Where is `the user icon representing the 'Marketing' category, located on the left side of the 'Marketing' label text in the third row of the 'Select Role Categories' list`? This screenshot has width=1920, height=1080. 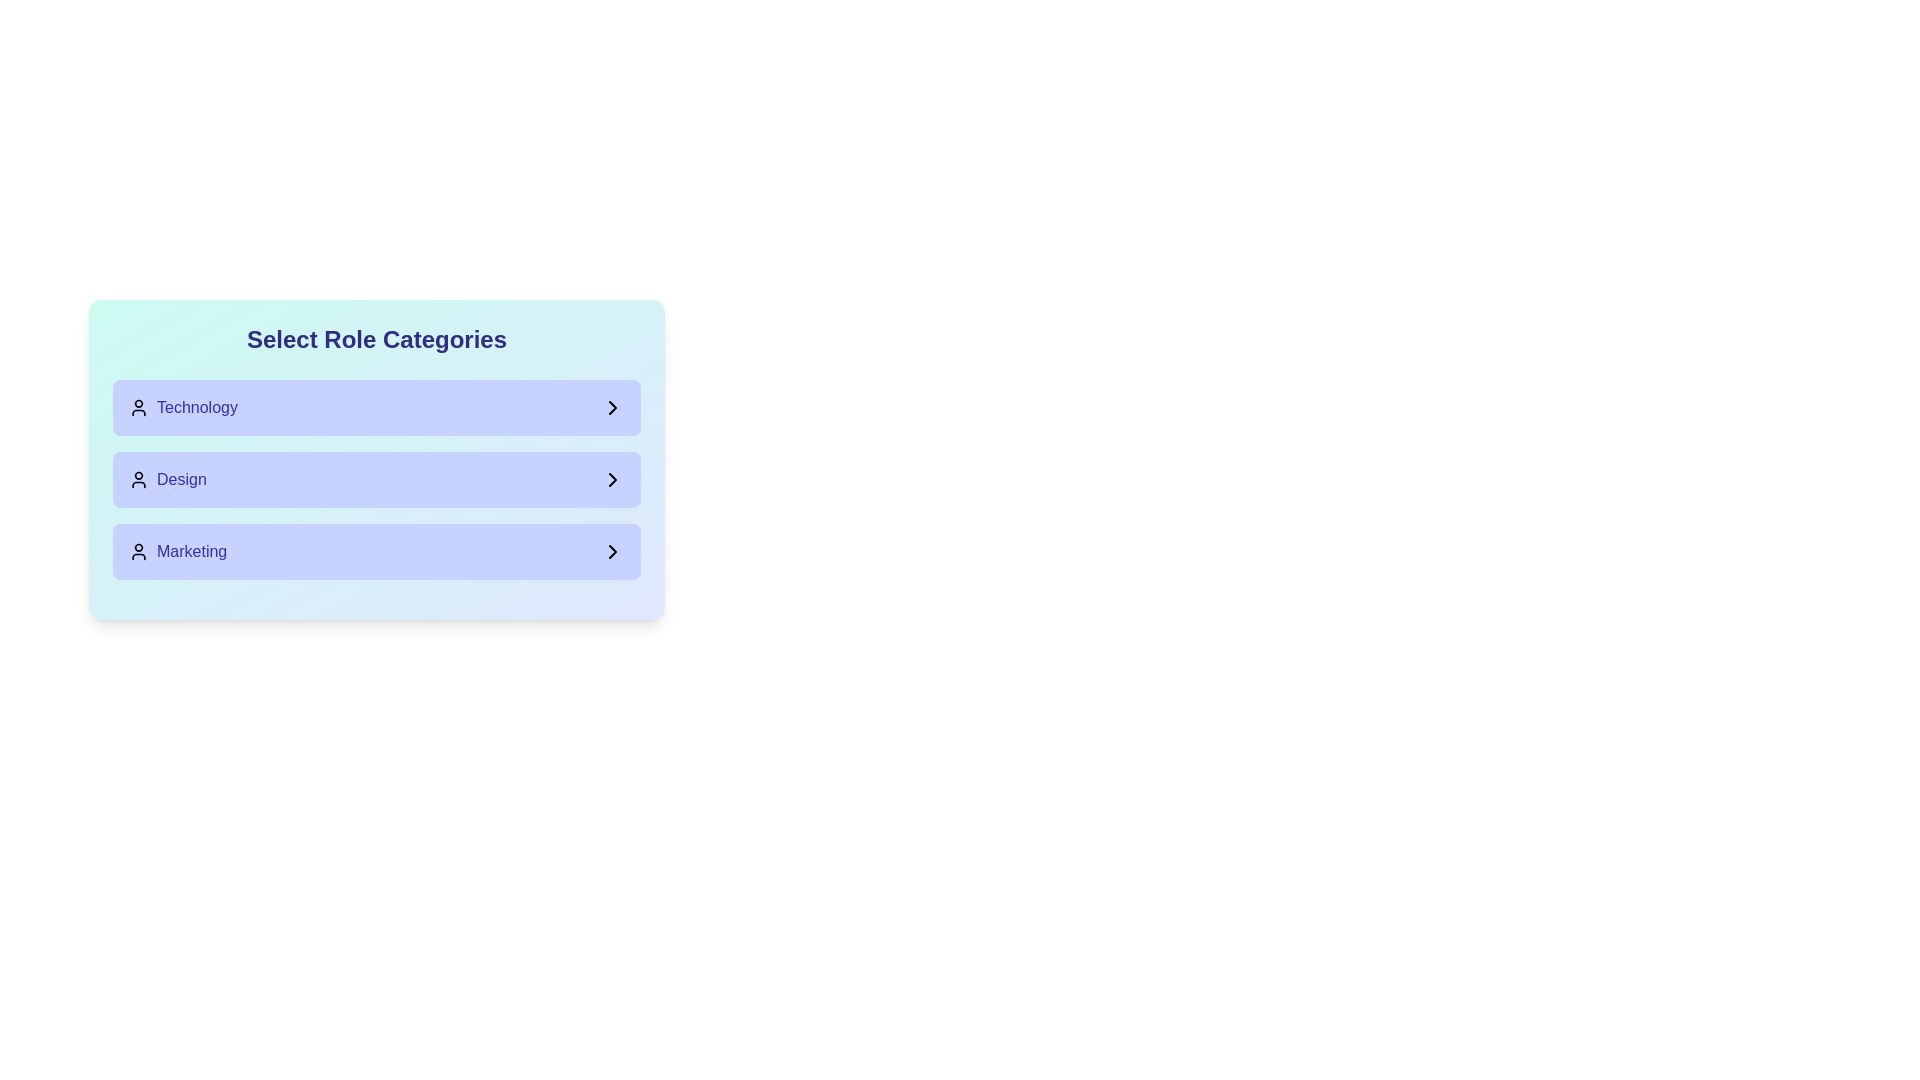
the user icon representing the 'Marketing' category, located on the left side of the 'Marketing' label text in the third row of the 'Select Role Categories' list is located at coordinates (138, 551).